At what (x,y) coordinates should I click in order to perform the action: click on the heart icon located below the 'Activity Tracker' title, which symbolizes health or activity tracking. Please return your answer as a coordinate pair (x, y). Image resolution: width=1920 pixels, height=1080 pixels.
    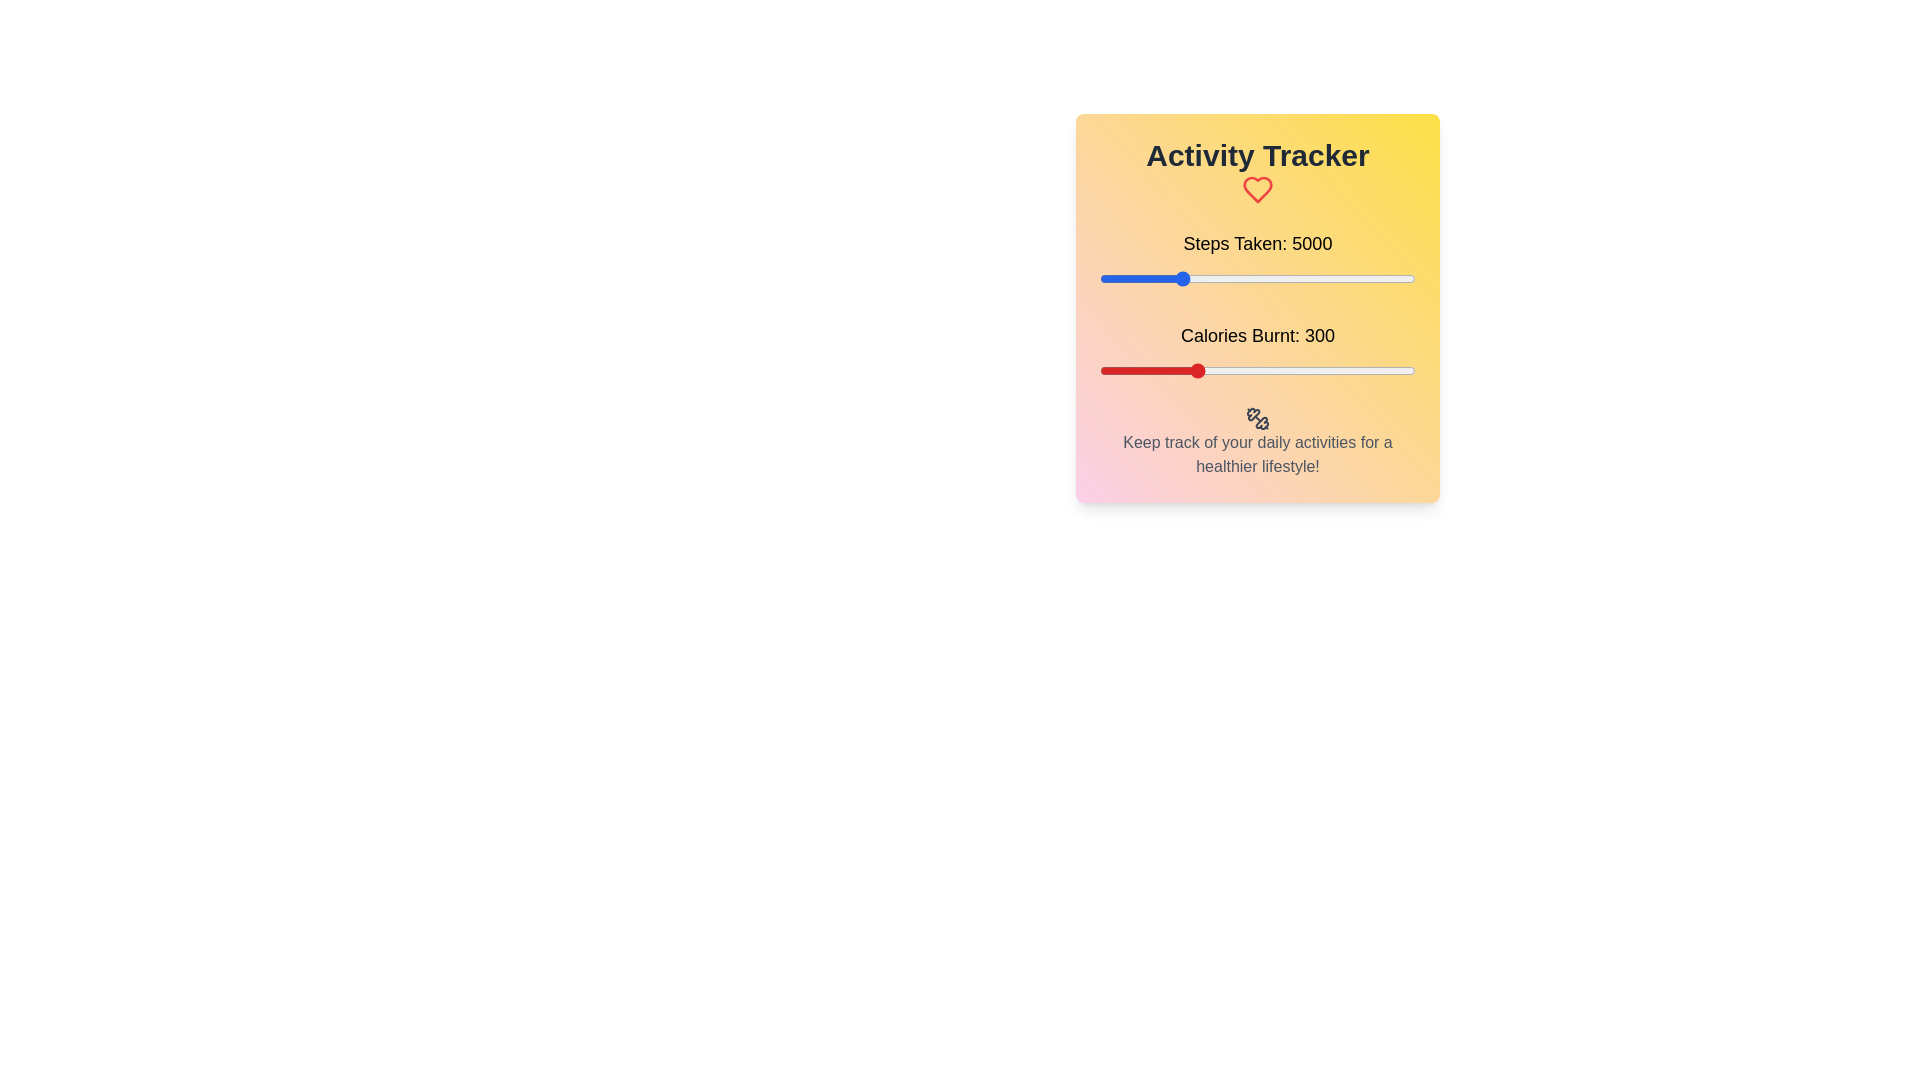
    Looking at the image, I should click on (1256, 189).